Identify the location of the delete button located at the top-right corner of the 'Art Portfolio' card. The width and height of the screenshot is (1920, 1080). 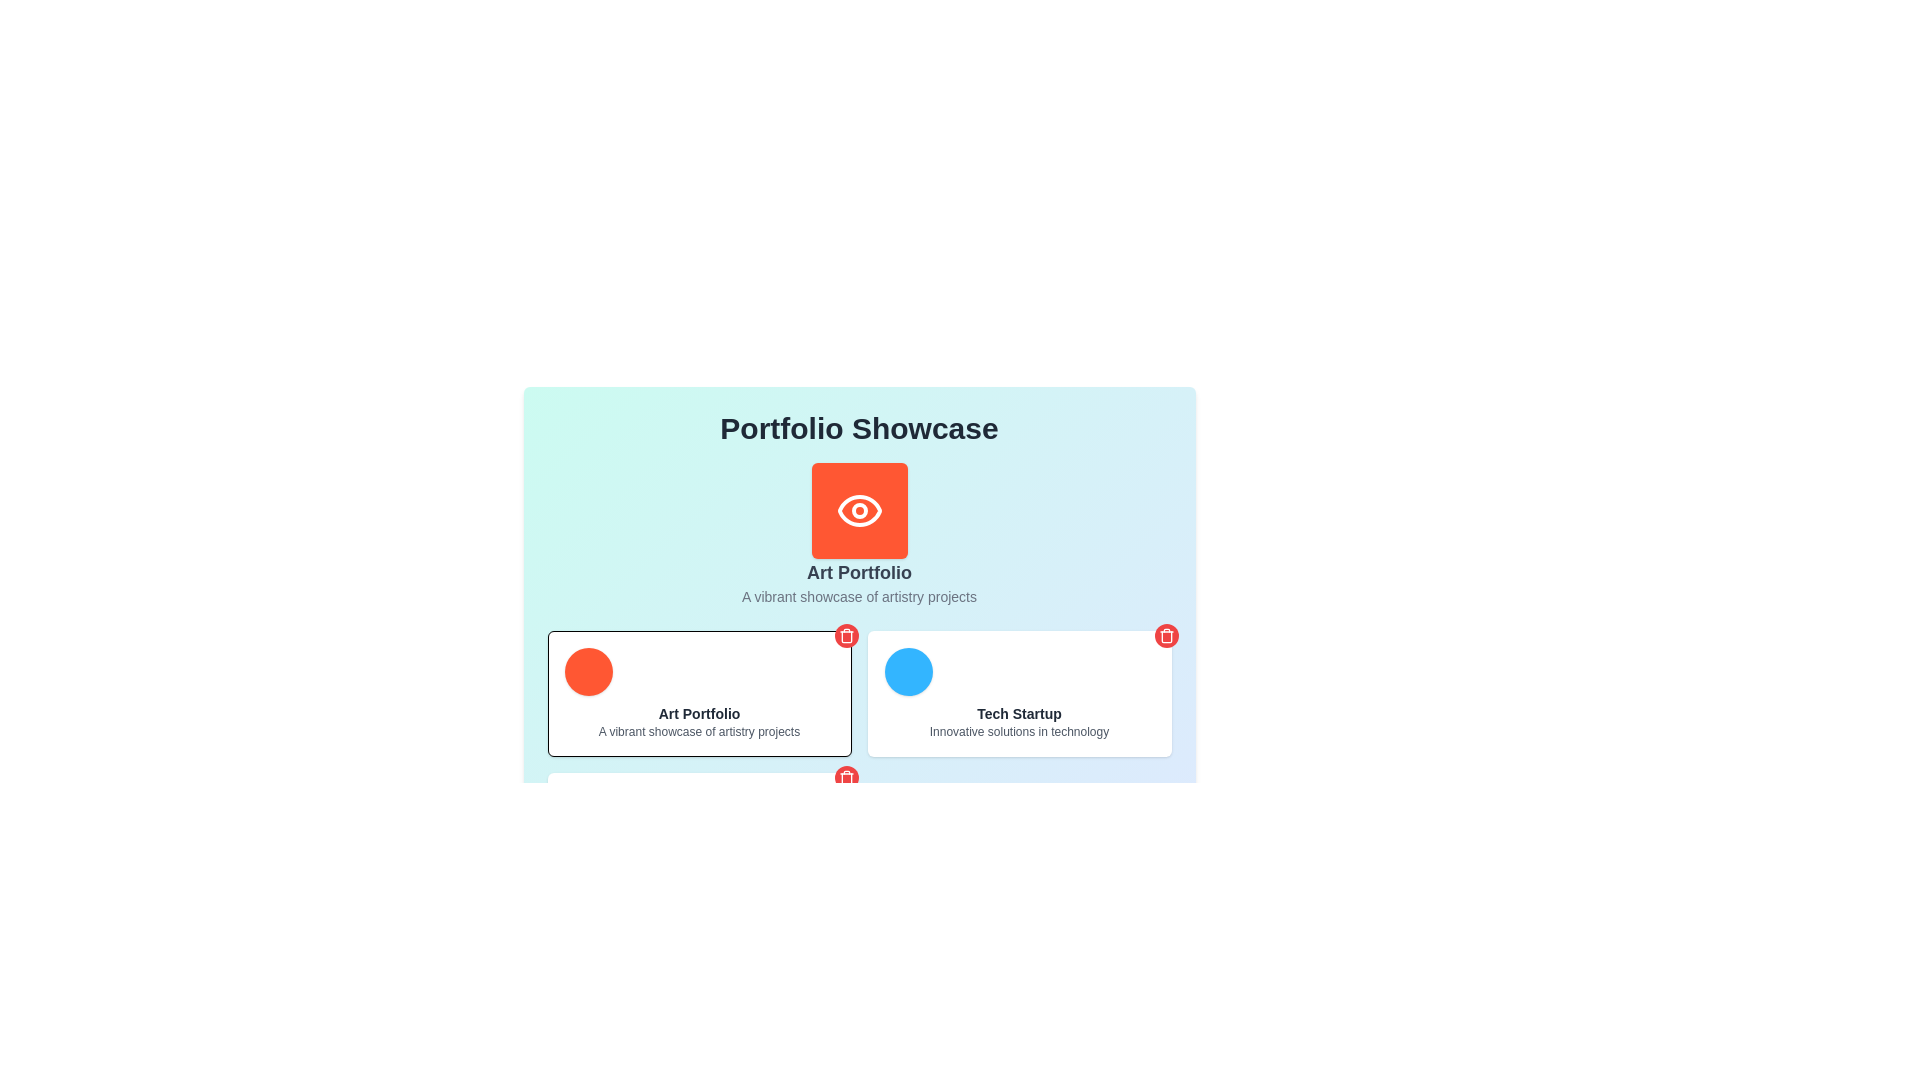
(846, 636).